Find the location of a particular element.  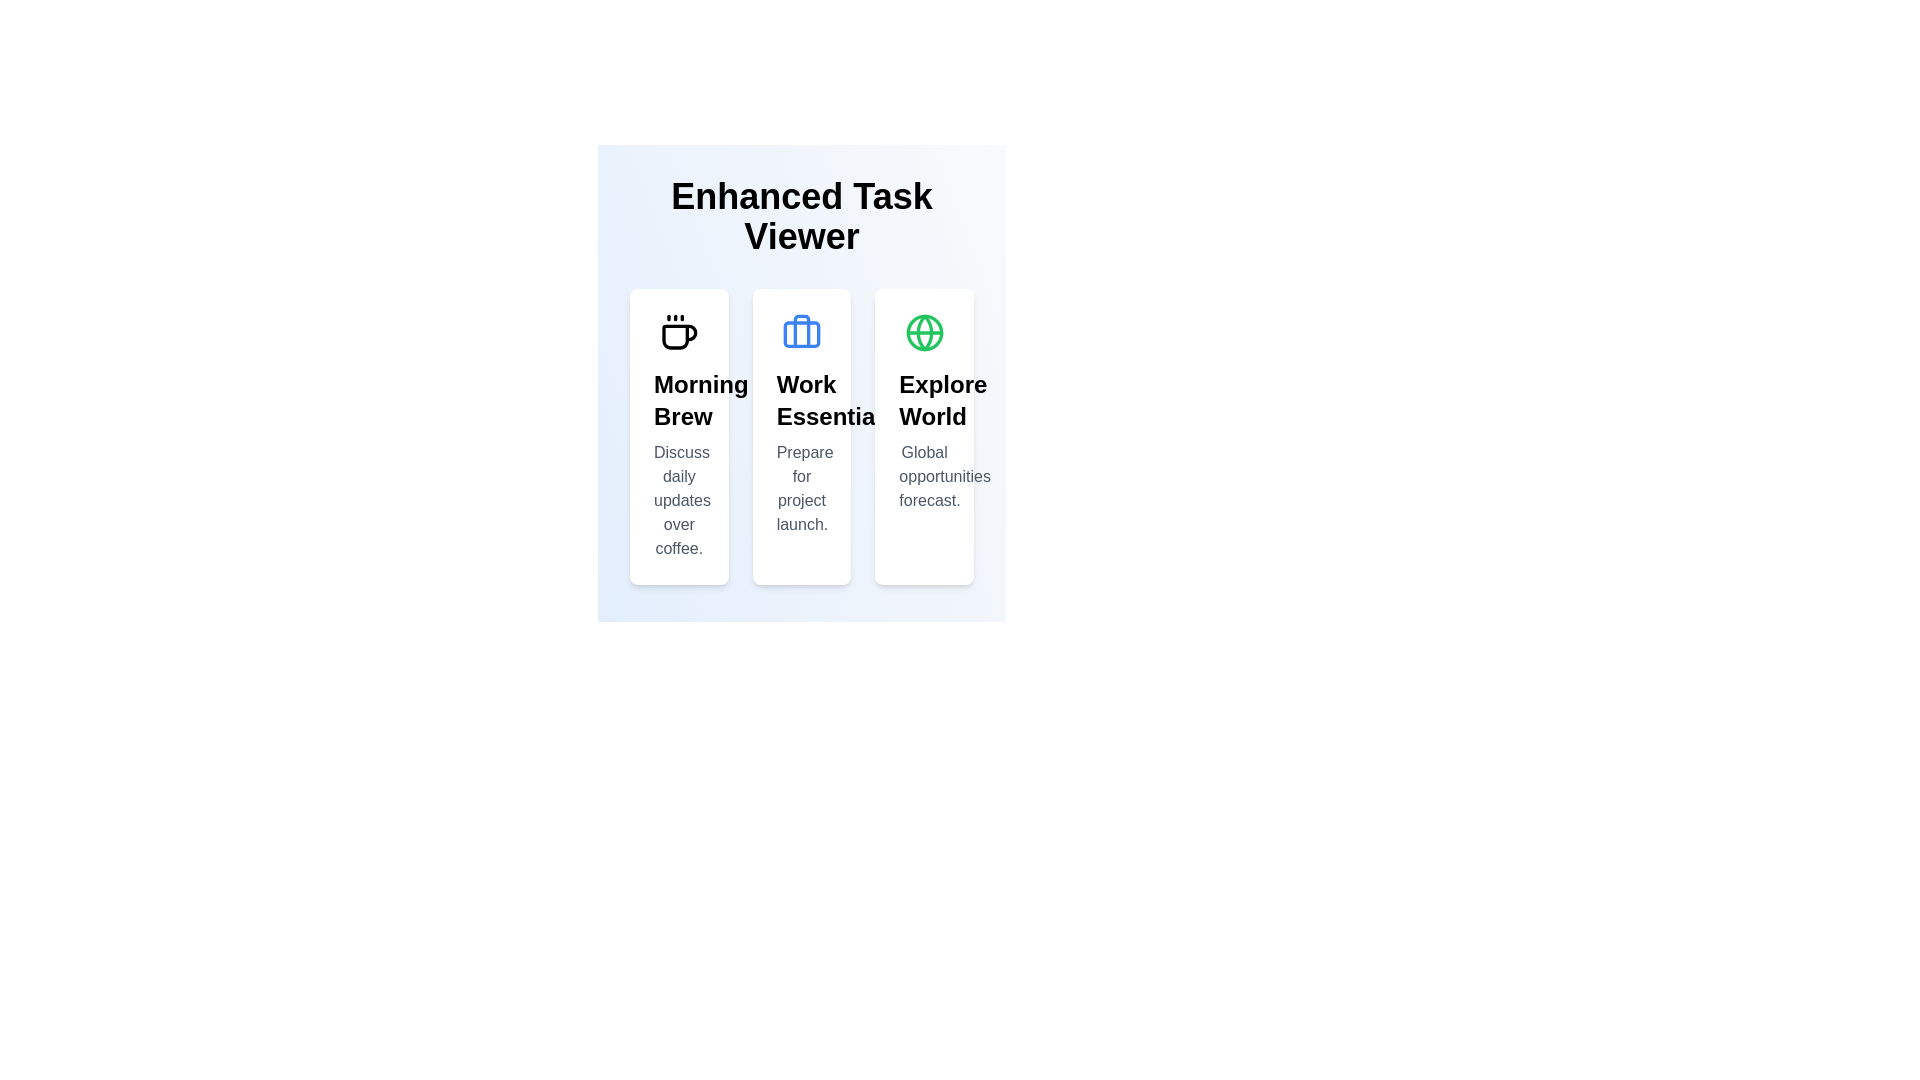

the 'Morning Brew' card component, which is the leftmost card in a horizontal tri-column grid layout is located at coordinates (679, 435).